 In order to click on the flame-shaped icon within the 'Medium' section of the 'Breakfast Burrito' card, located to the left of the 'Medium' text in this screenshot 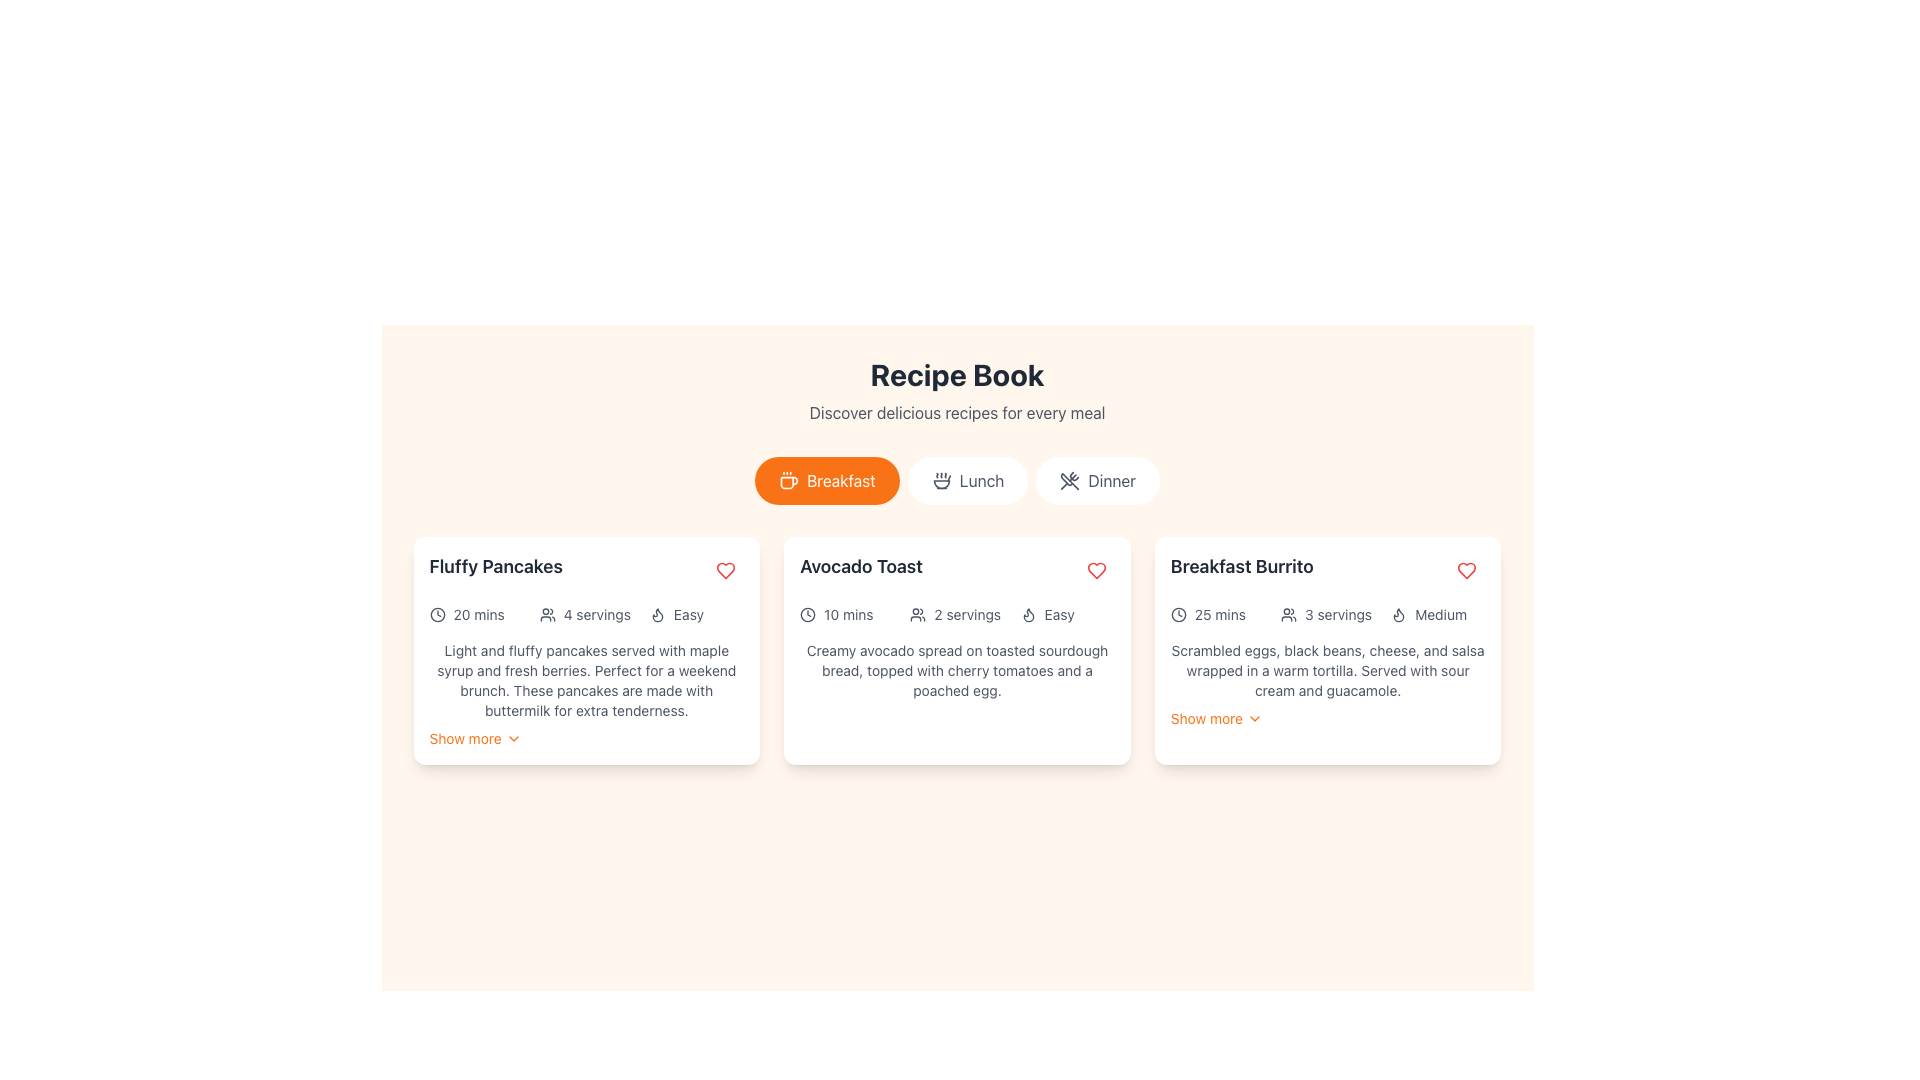, I will do `click(1398, 613)`.